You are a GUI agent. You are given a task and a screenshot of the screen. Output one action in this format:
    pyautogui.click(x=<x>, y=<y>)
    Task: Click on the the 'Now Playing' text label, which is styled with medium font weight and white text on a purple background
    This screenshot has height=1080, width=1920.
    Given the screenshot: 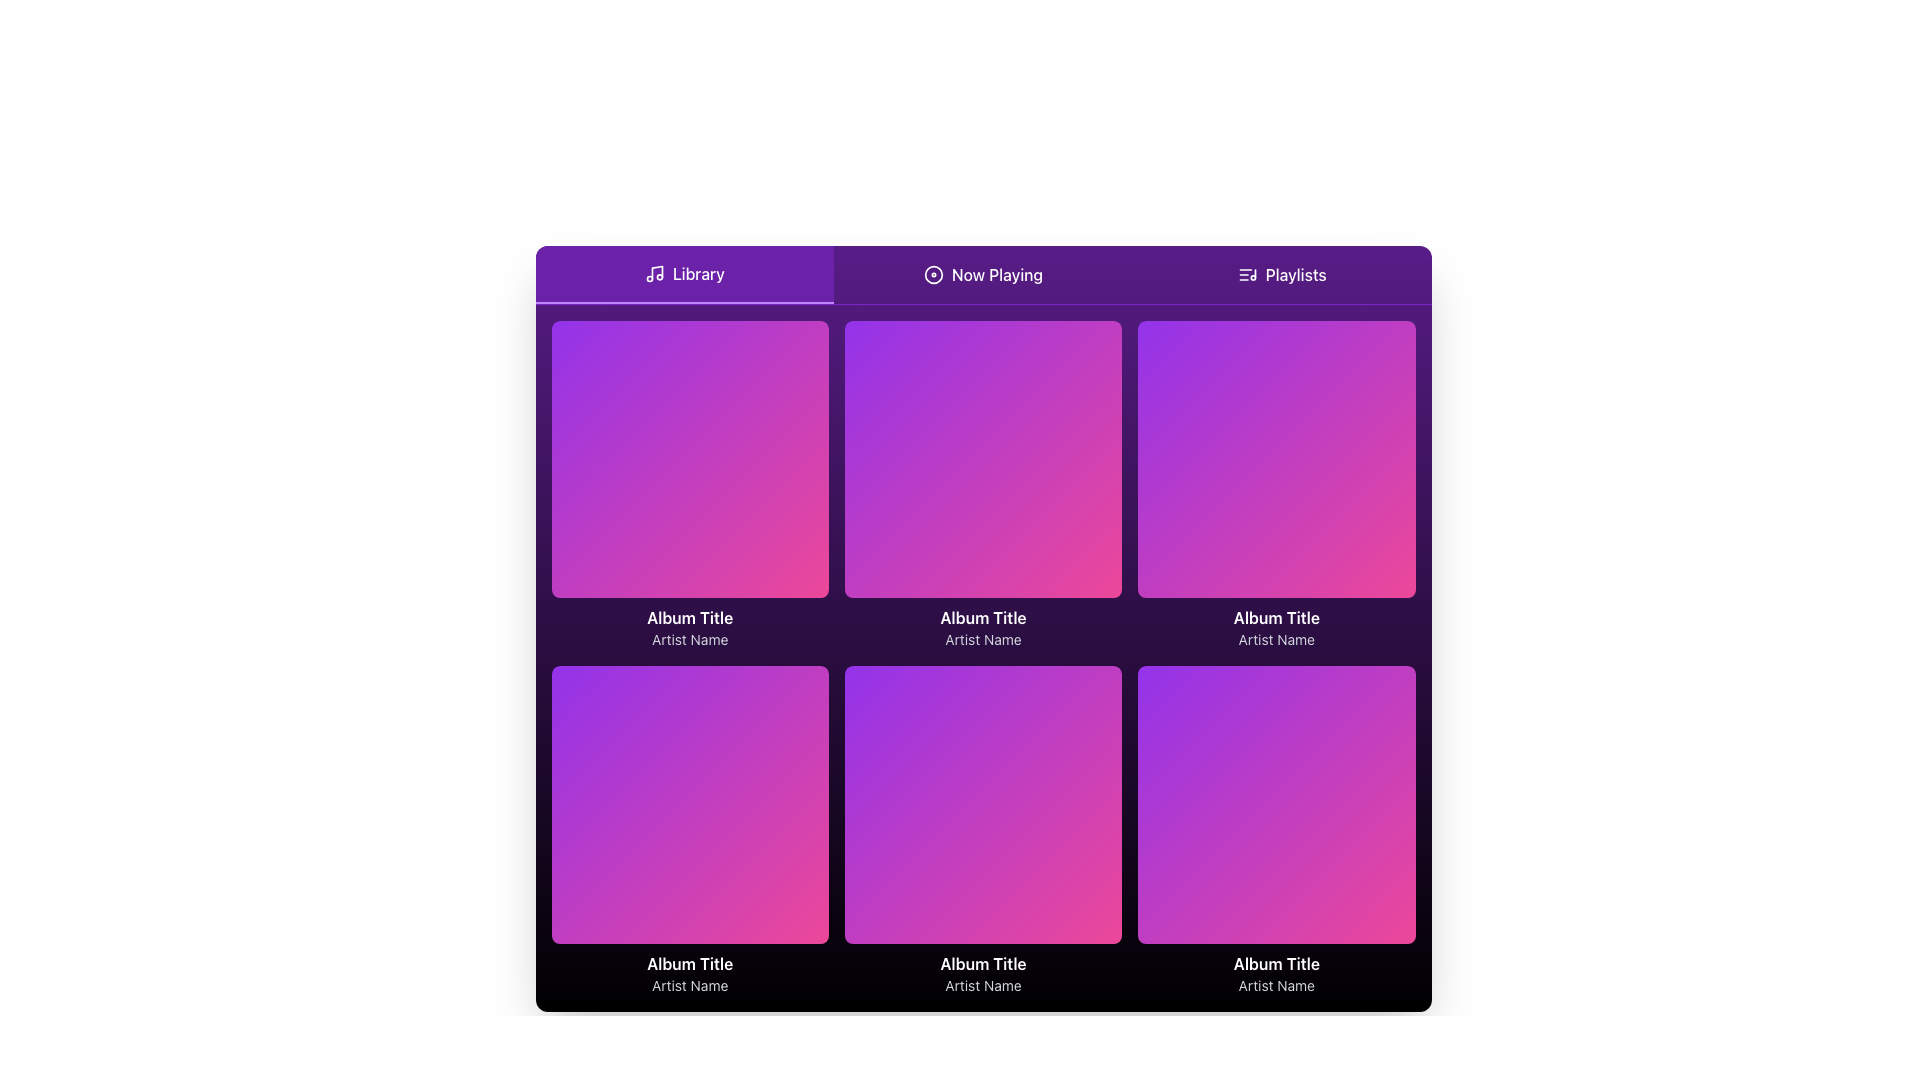 What is the action you would take?
    pyautogui.click(x=997, y=274)
    